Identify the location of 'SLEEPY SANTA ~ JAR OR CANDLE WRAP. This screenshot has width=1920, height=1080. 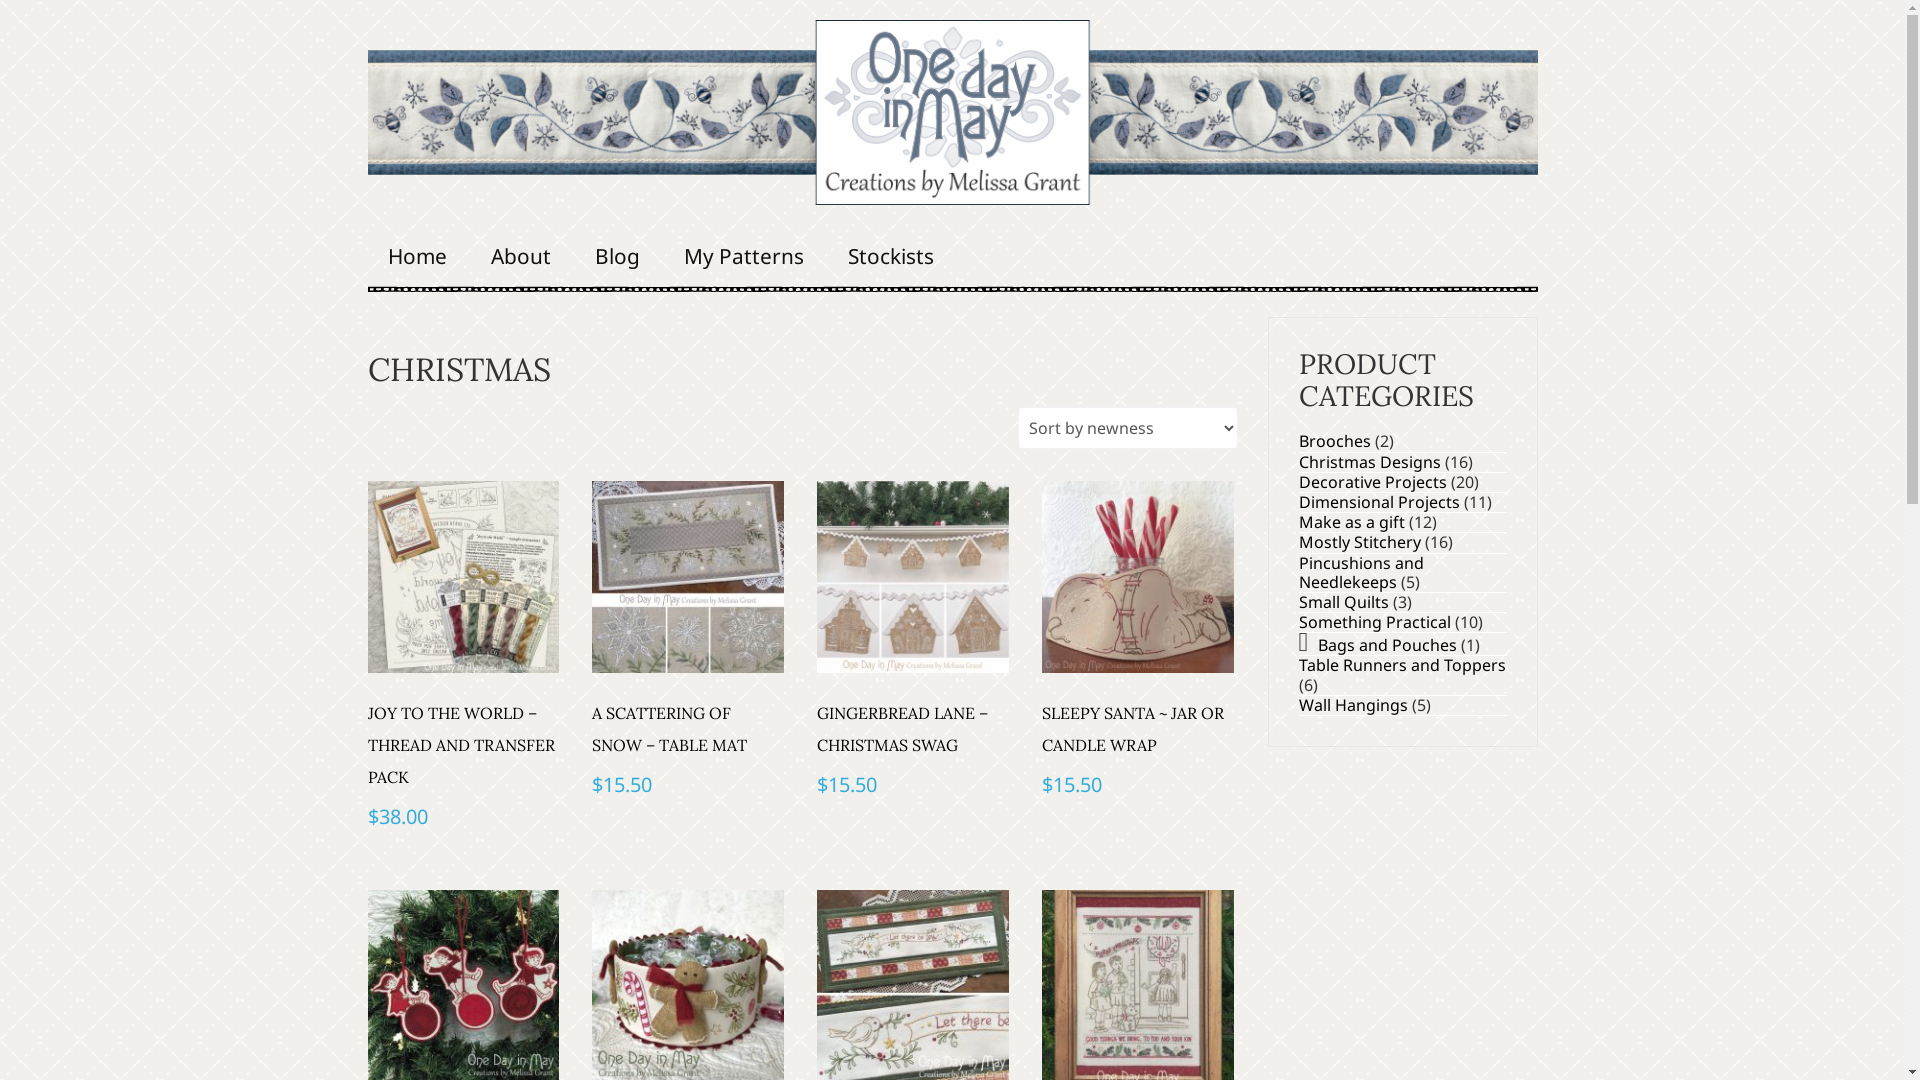
(1040, 641).